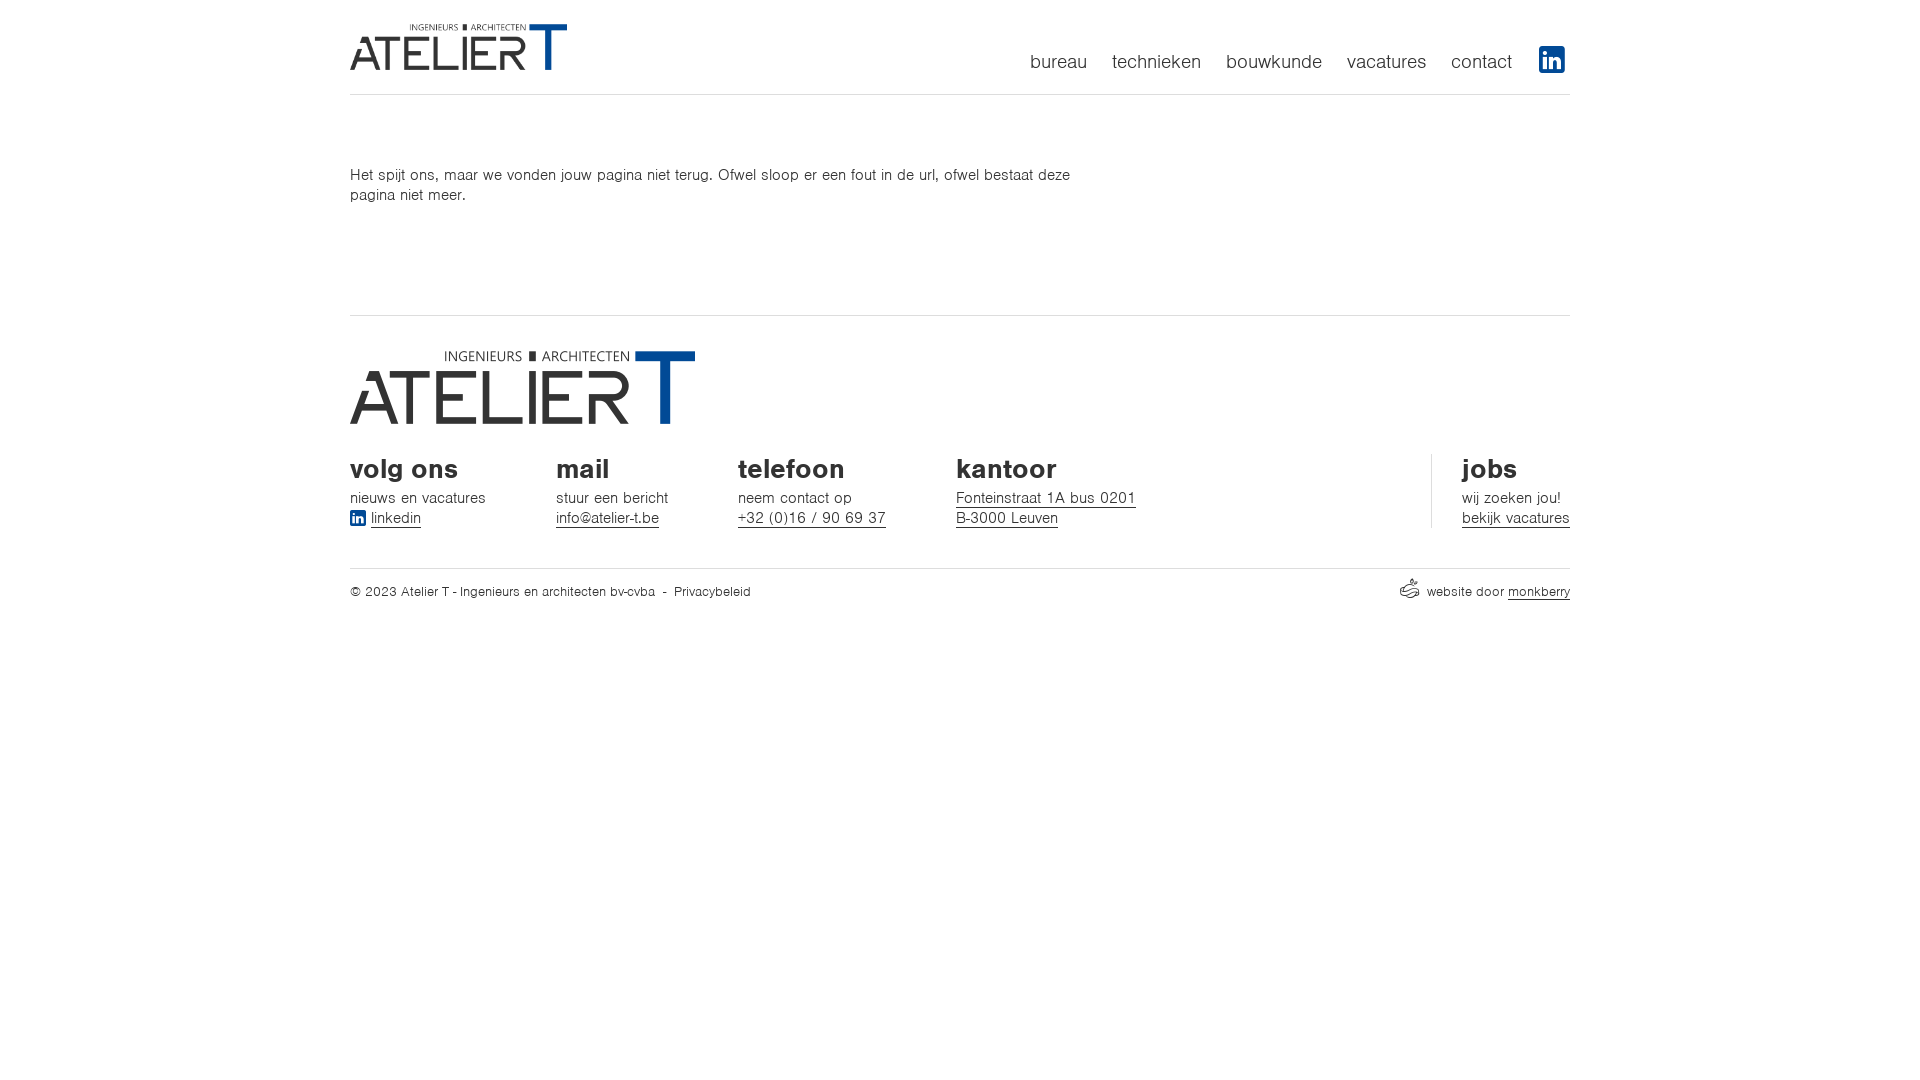 The height and width of the screenshot is (1080, 1920). What do you see at coordinates (385, 516) in the screenshot?
I see `'L linkedin'` at bounding box center [385, 516].